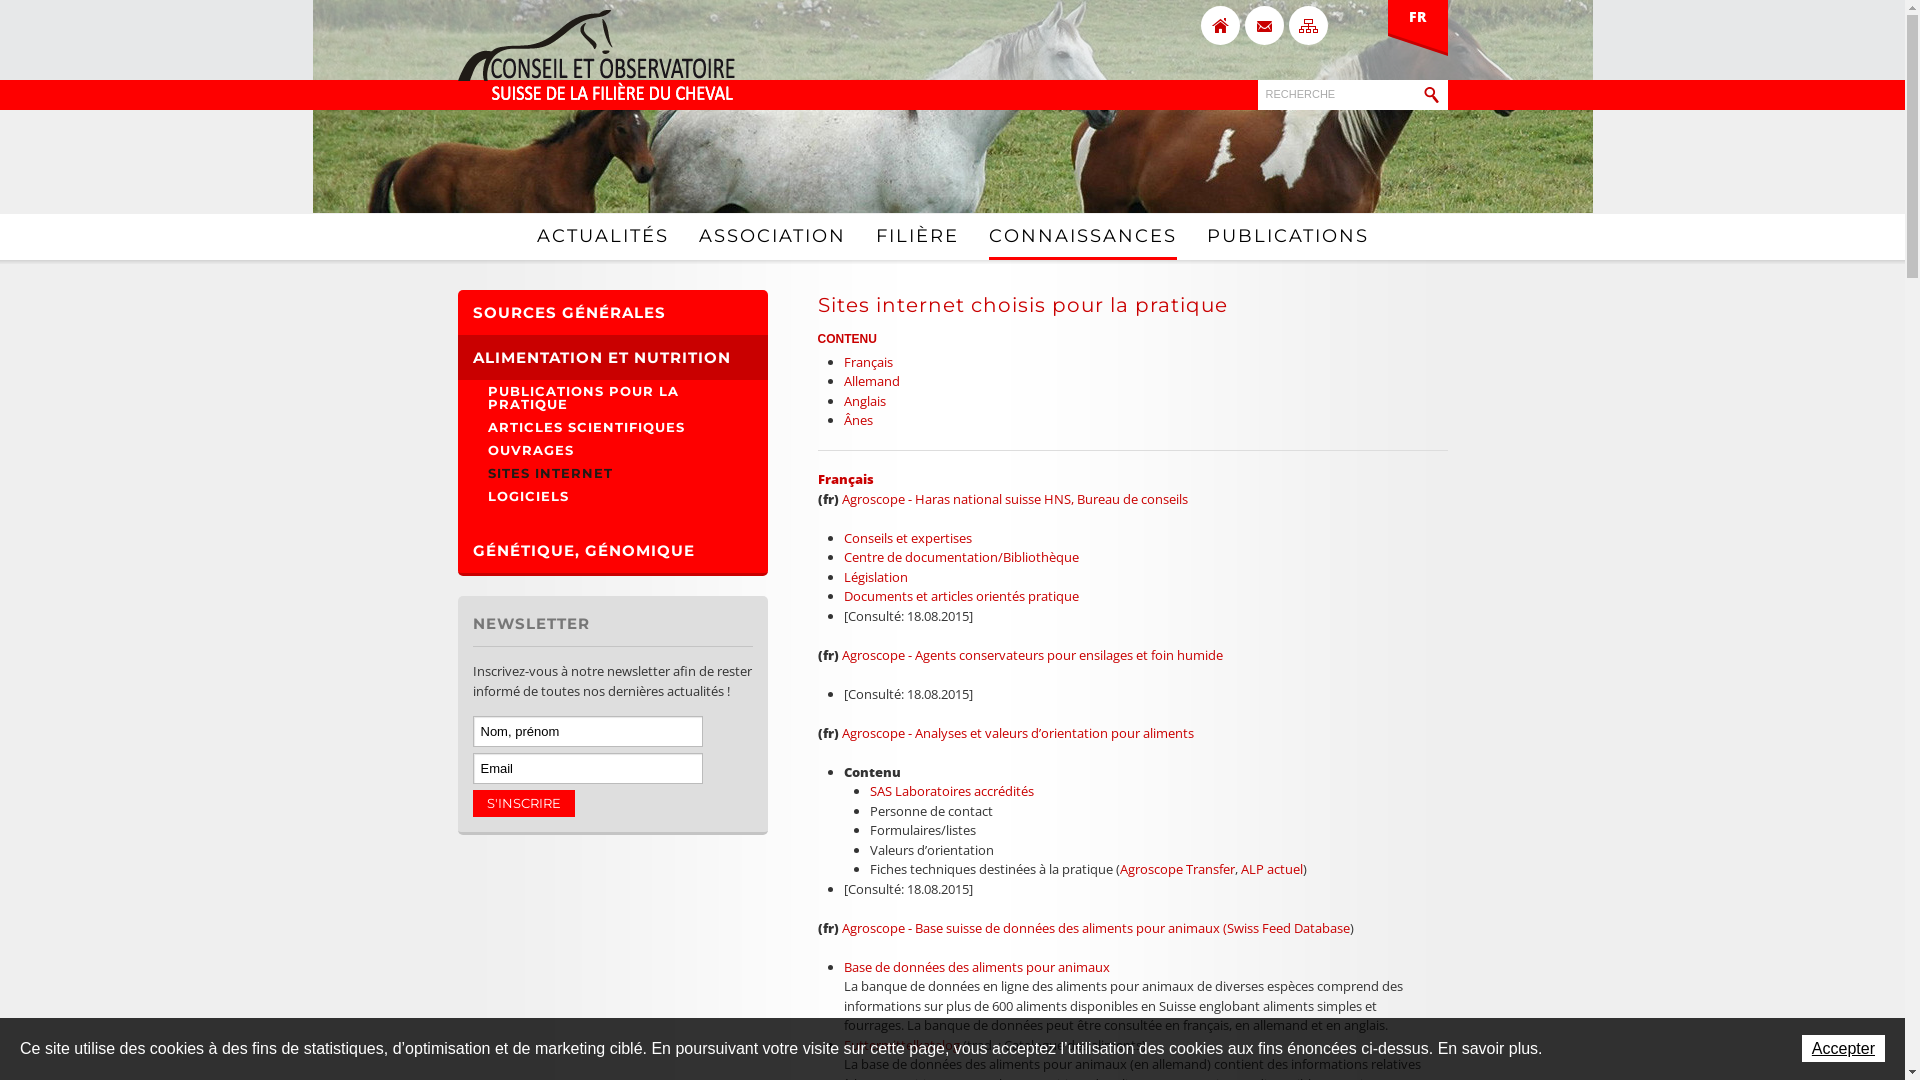 The height and width of the screenshot is (1080, 1920). Describe the element at coordinates (523, 802) in the screenshot. I see `'S'INSCRIRE'` at that location.